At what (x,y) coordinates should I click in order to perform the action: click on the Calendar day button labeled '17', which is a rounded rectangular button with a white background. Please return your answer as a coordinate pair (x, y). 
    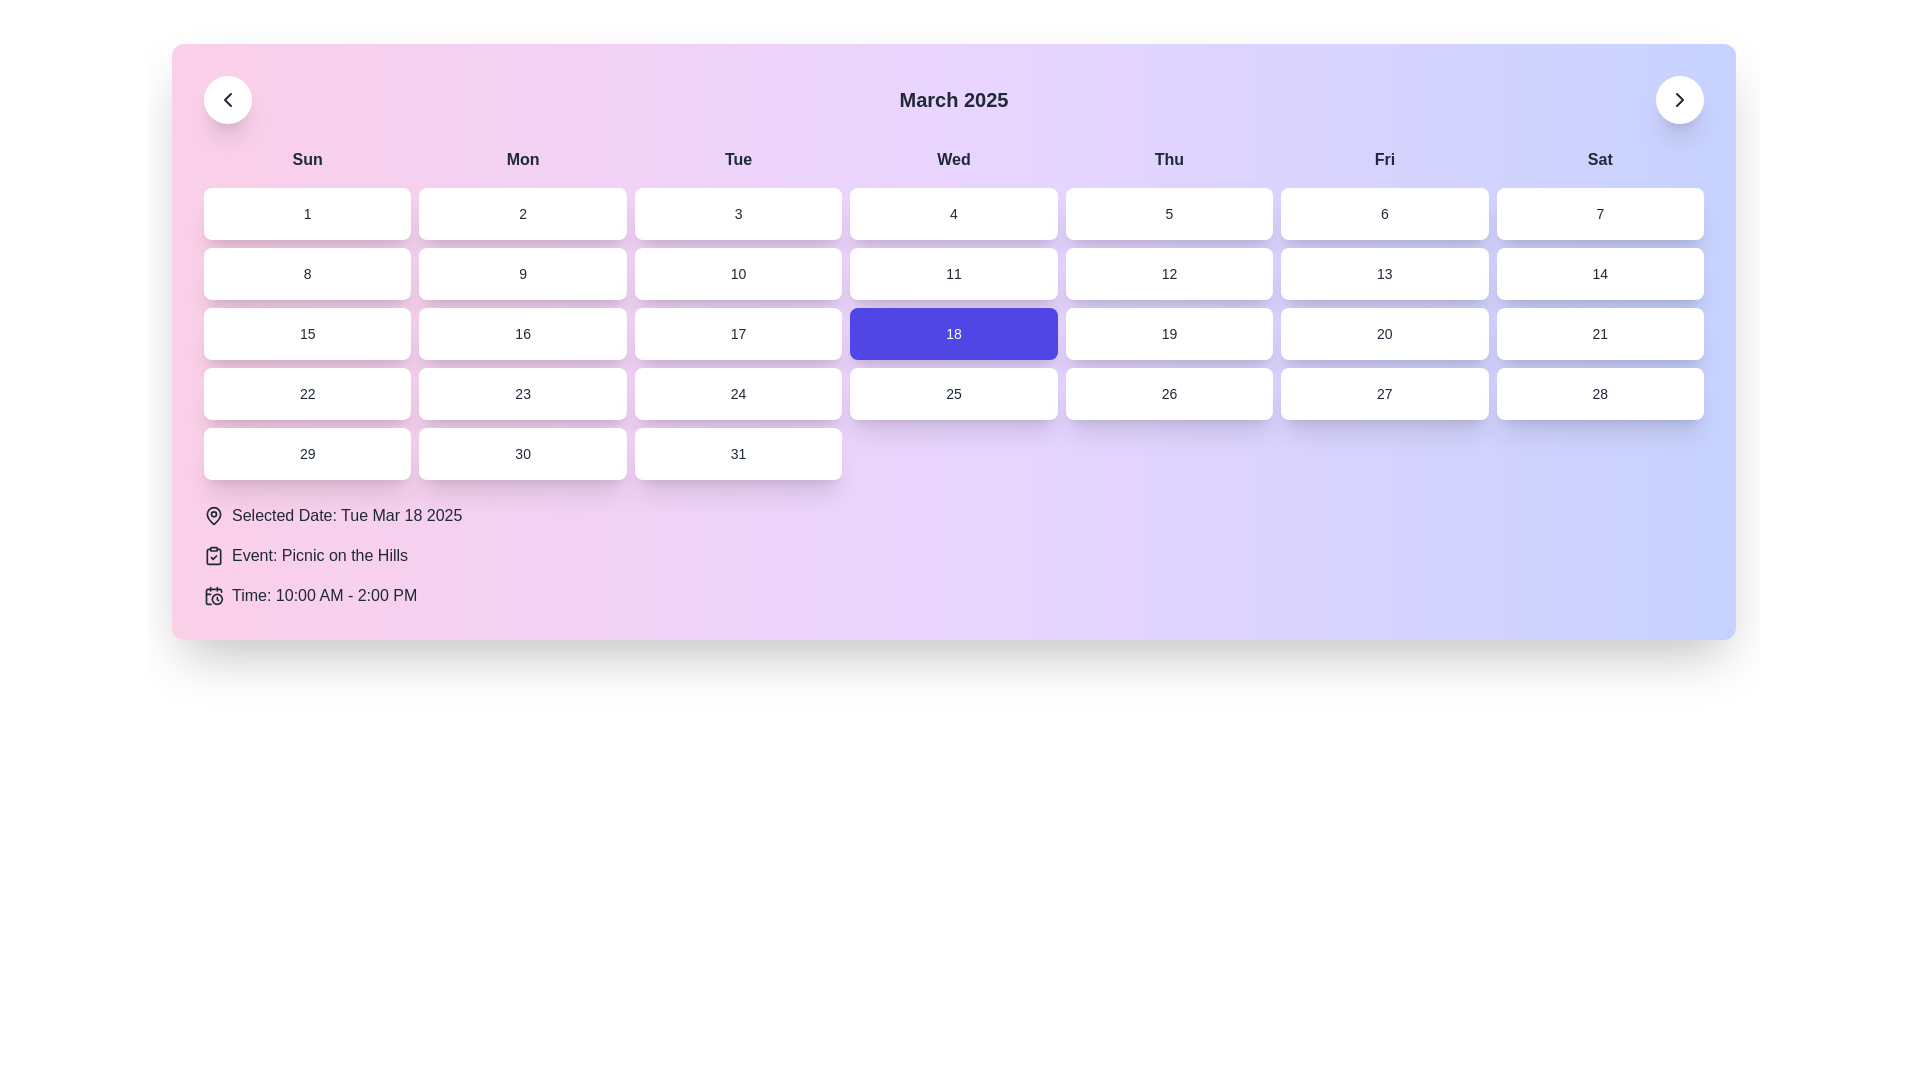
    Looking at the image, I should click on (737, 333).